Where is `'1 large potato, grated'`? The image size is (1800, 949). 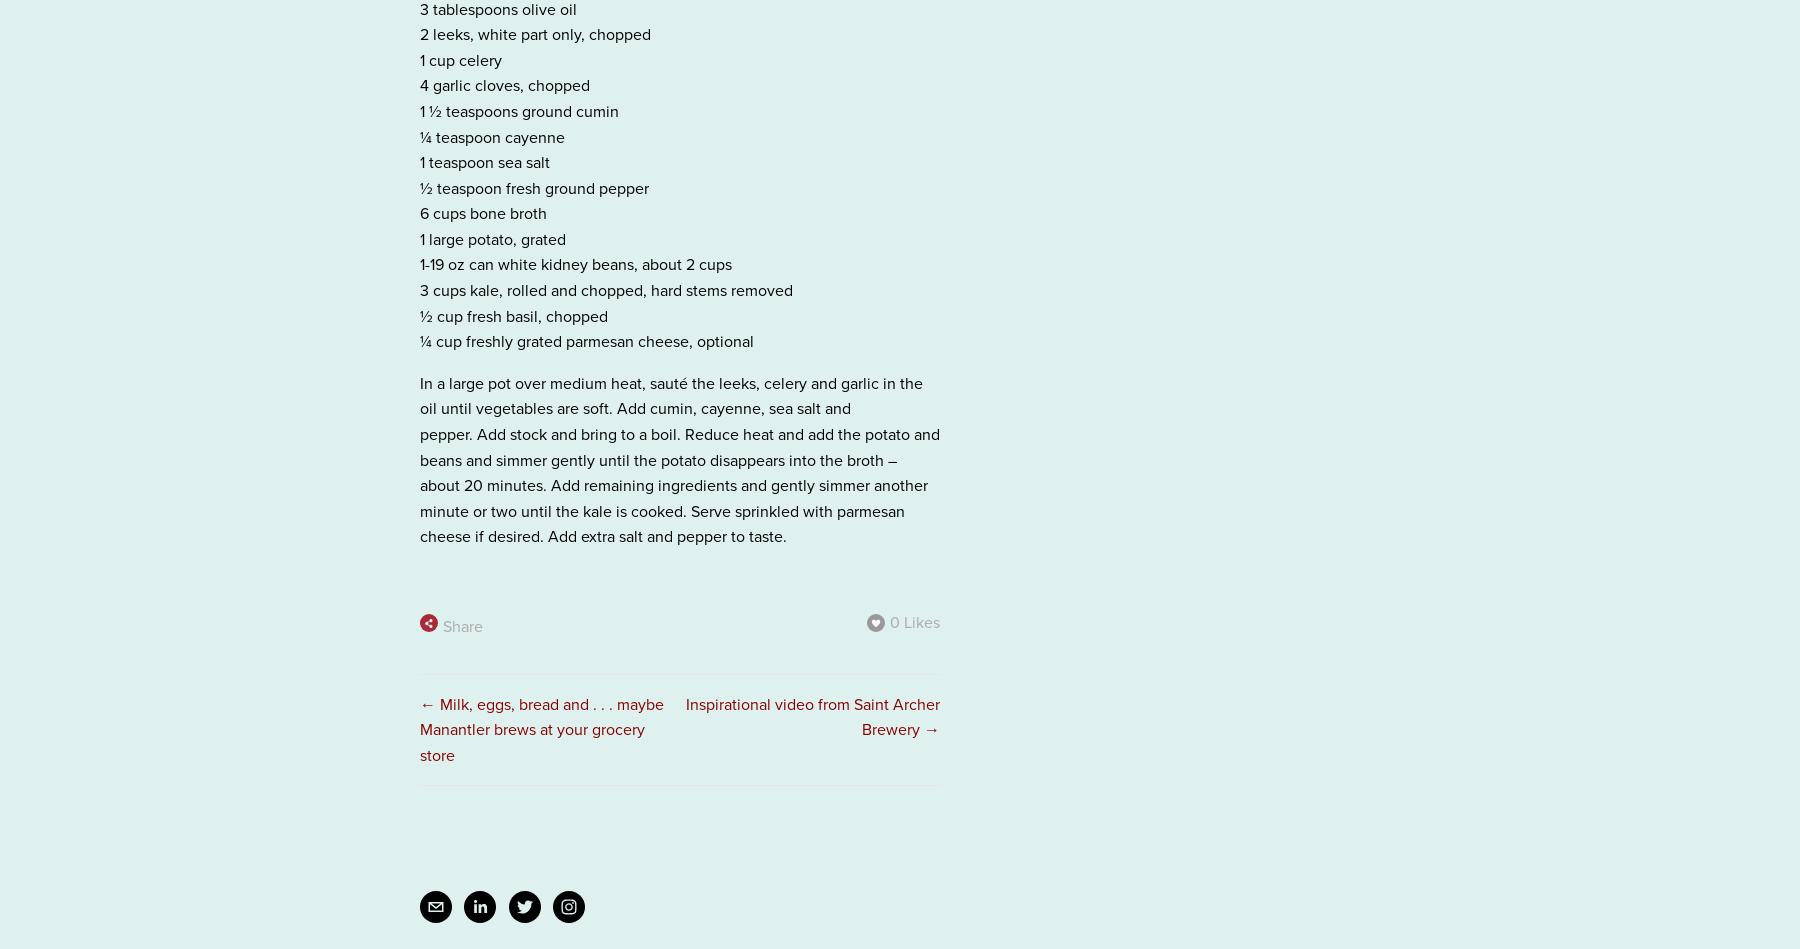
'1 large potato, grated' is located at coordinates (492, 237).